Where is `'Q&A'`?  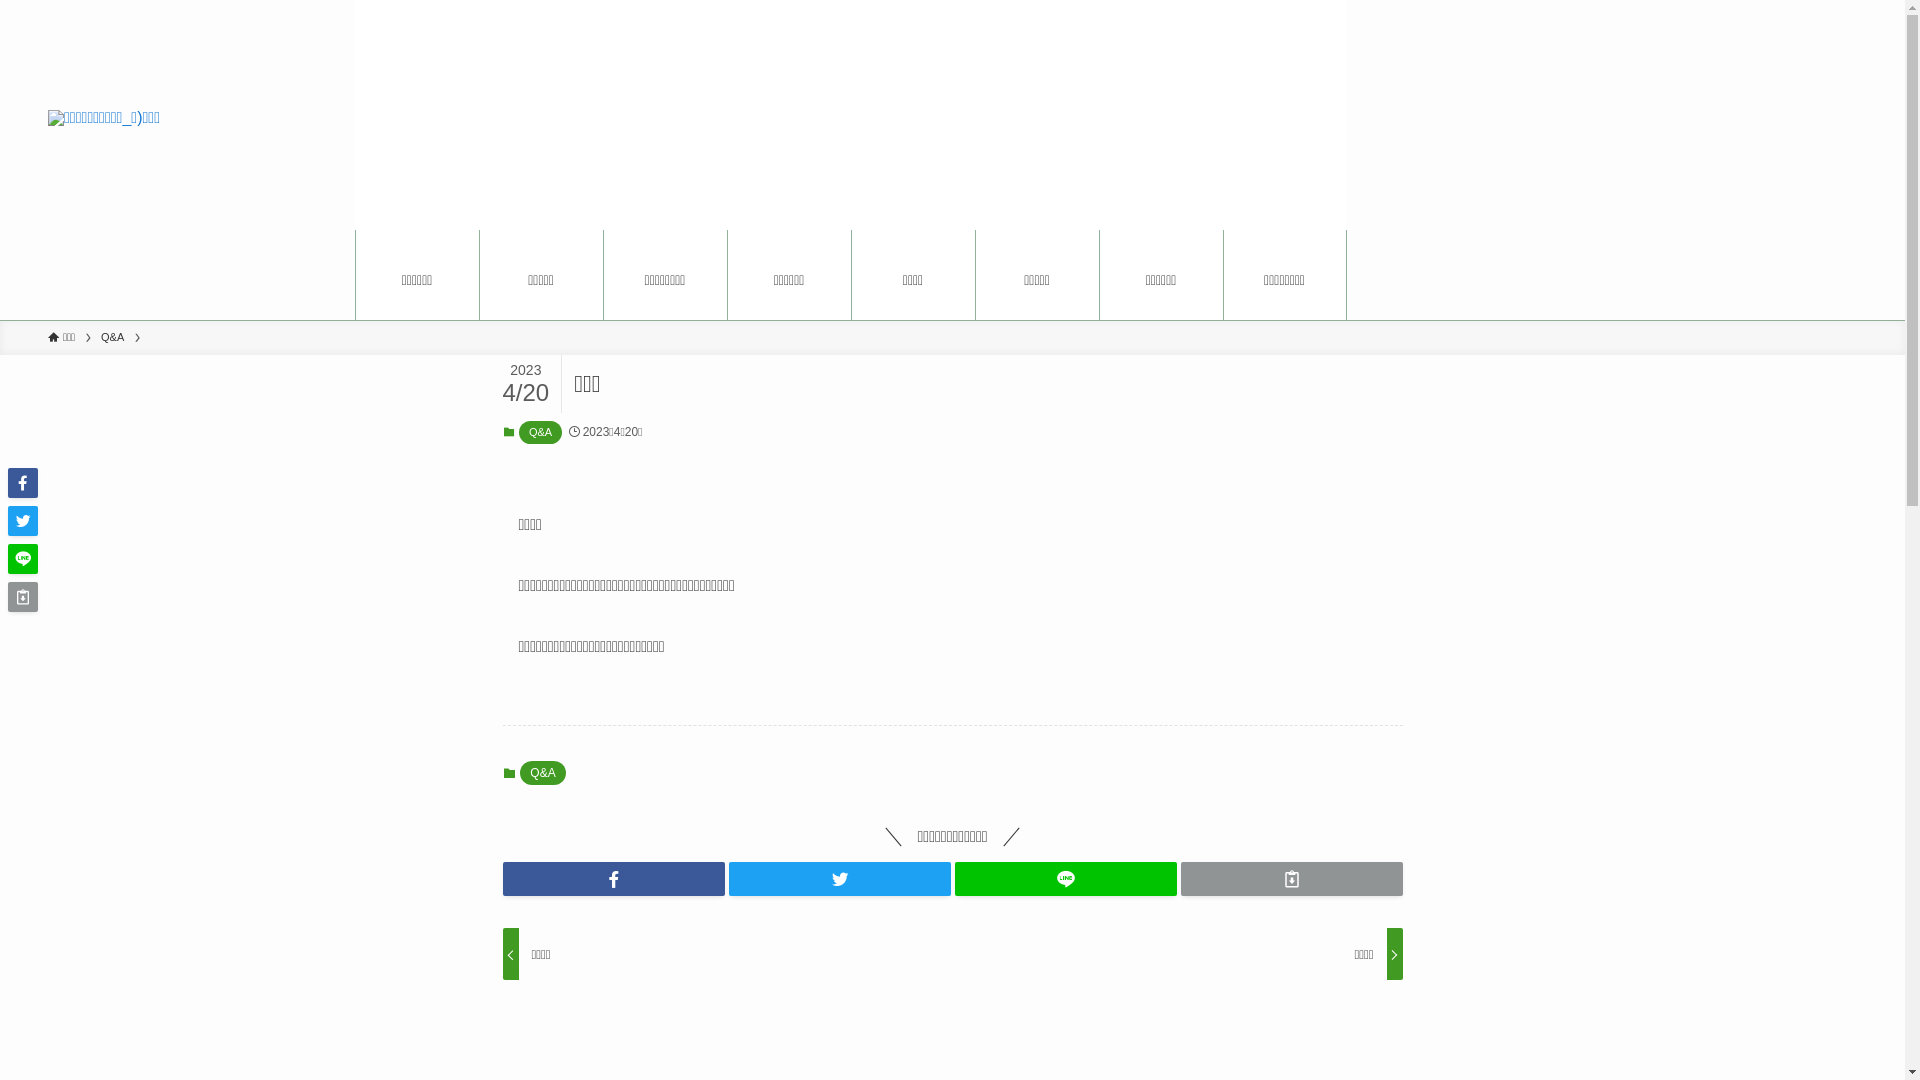 'Q&A' is located at coordinates (111, 337).